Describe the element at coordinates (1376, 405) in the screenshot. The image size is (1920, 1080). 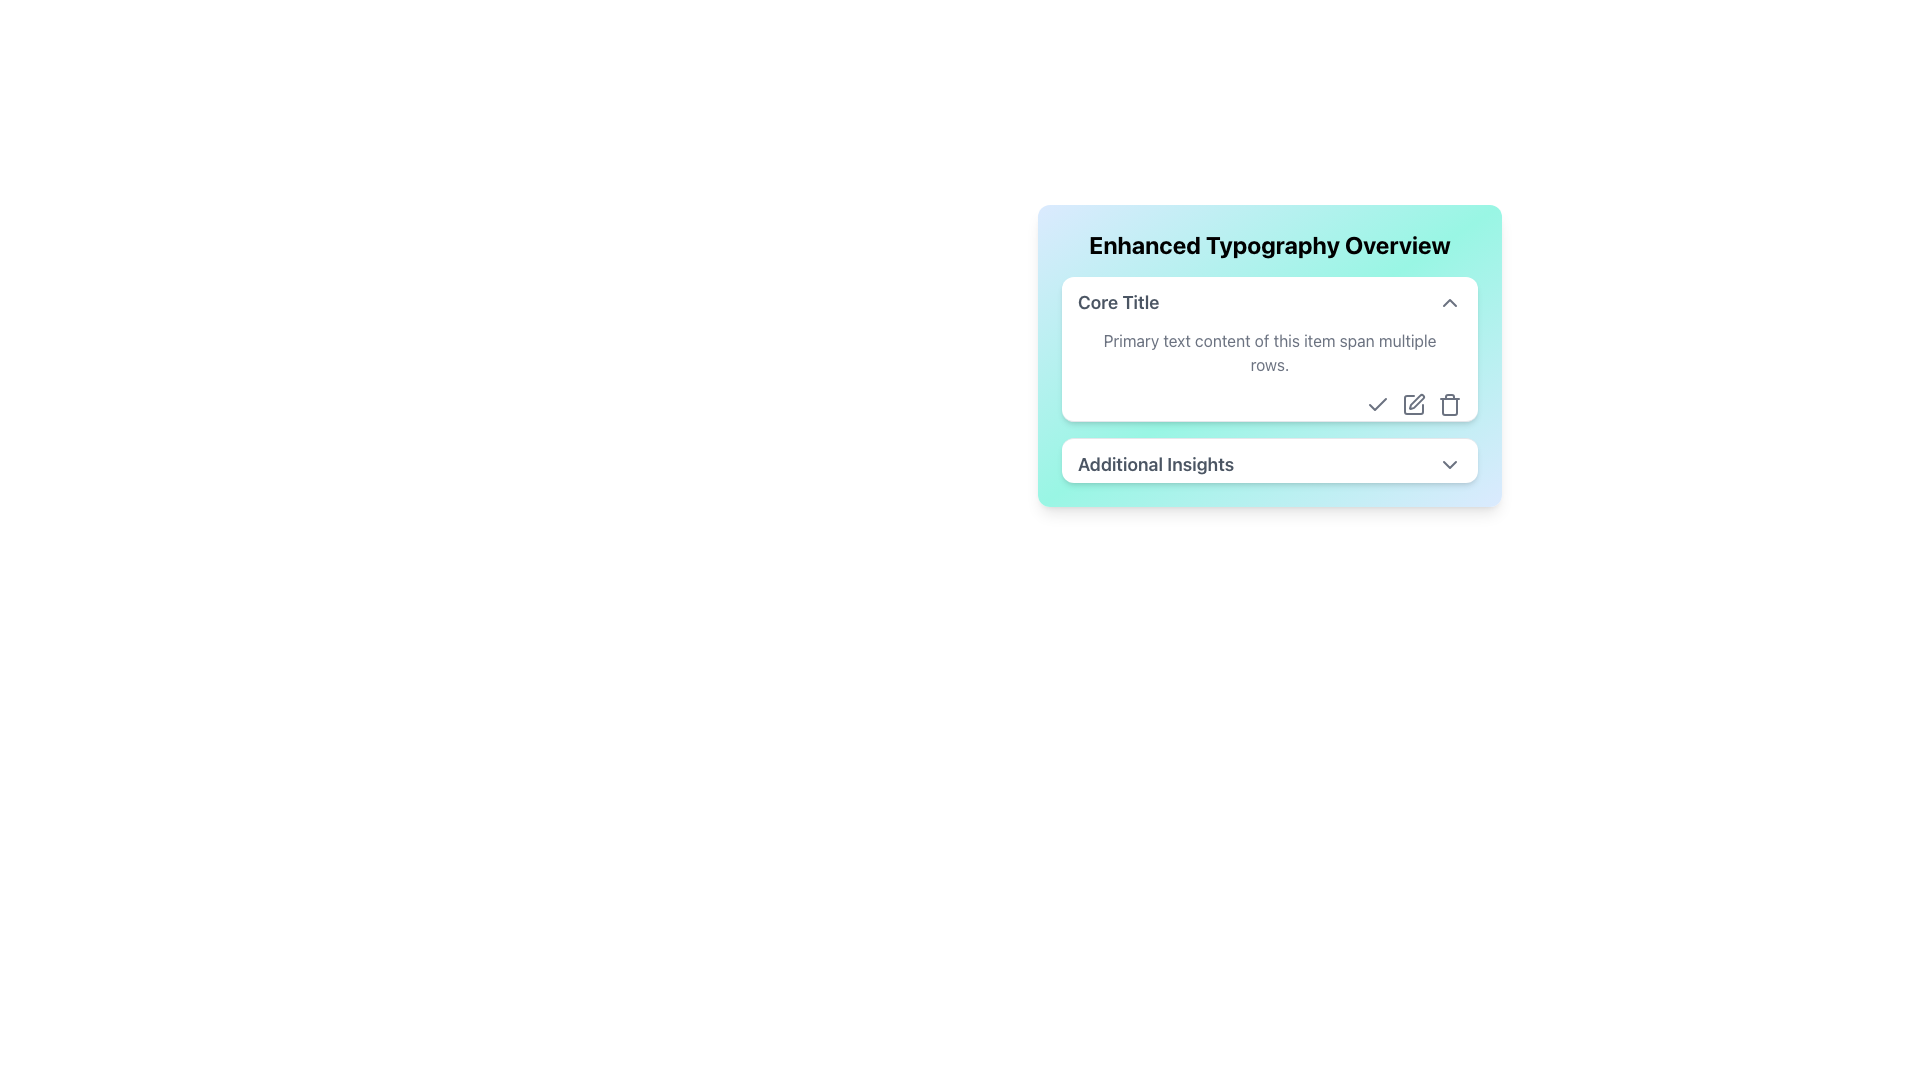
I see `the checkmark icon located to the left of the pencil icon and right of the 'Core Title' label in the 'Enhanced Typography Overview' card` at that location.